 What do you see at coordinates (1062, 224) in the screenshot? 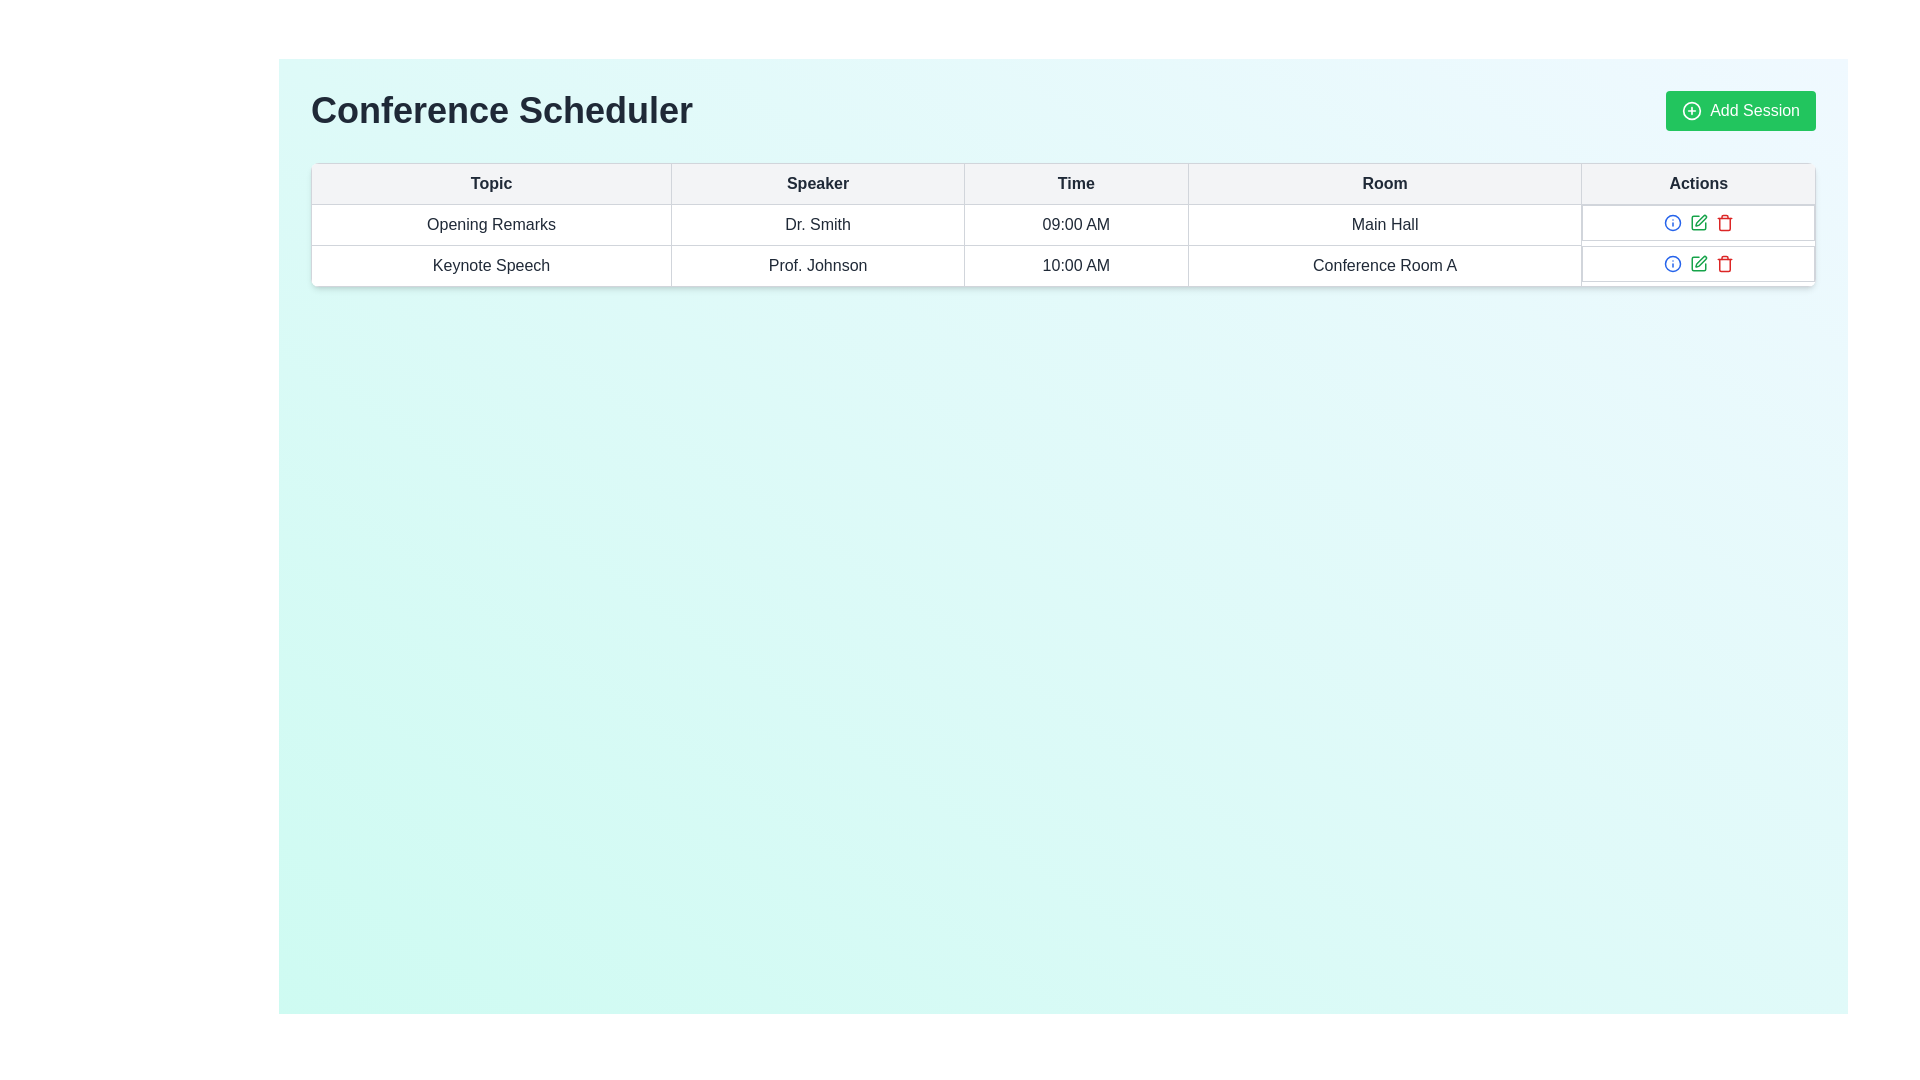
I see `the first row of the table that presents session details, including 'Opening Remarks'` at bounding box center [1062, 224].